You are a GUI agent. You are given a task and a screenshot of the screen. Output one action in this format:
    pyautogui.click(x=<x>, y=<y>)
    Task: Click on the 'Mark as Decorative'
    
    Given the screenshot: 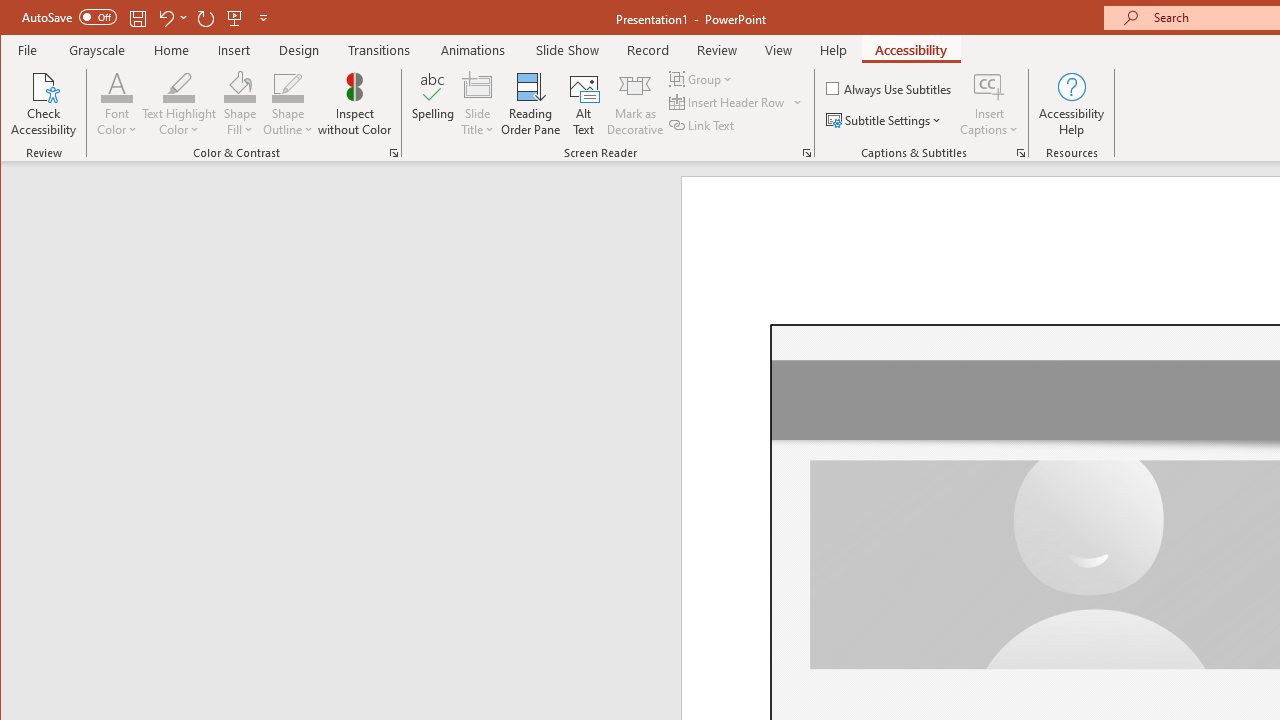 What is the action you would take?
    pyautogui.click(x=634, y=104)
    